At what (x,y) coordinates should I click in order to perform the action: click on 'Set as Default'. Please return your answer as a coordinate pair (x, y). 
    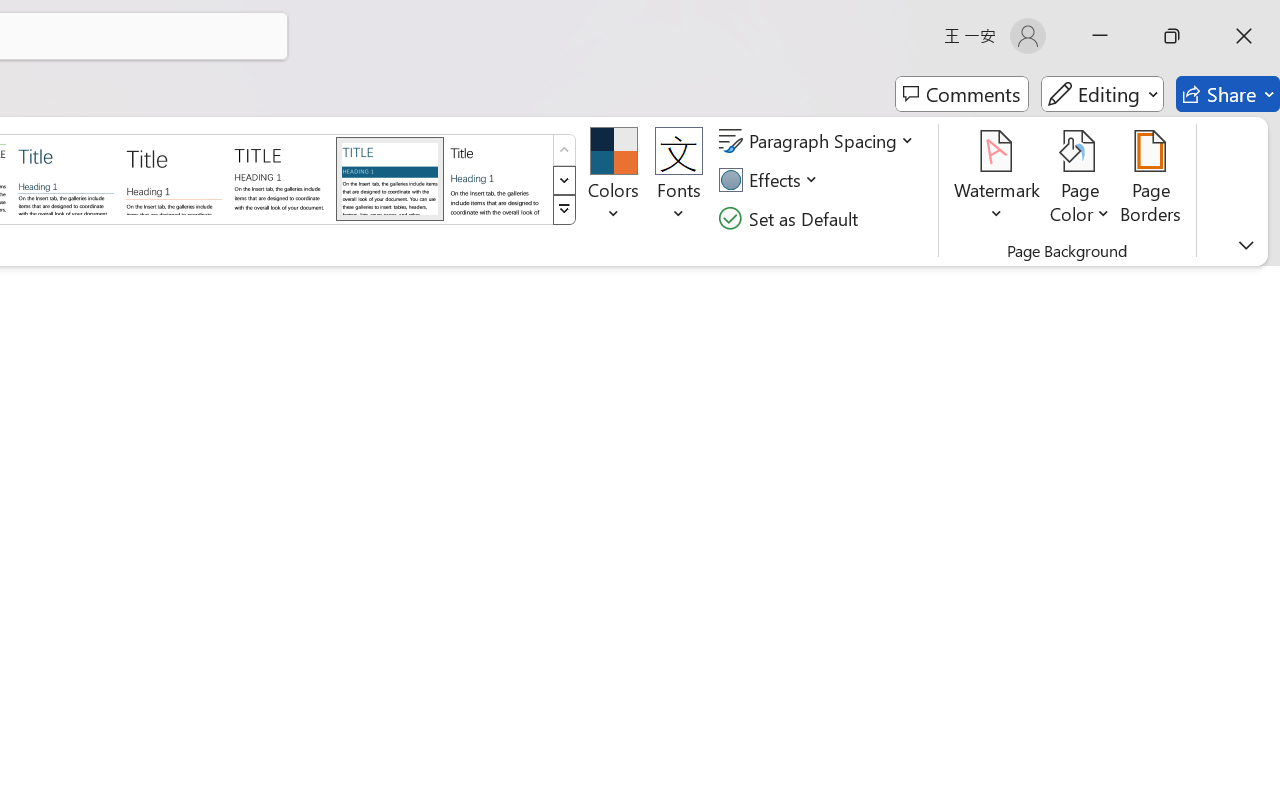
    Looking at the image, I should click on (790, 218).